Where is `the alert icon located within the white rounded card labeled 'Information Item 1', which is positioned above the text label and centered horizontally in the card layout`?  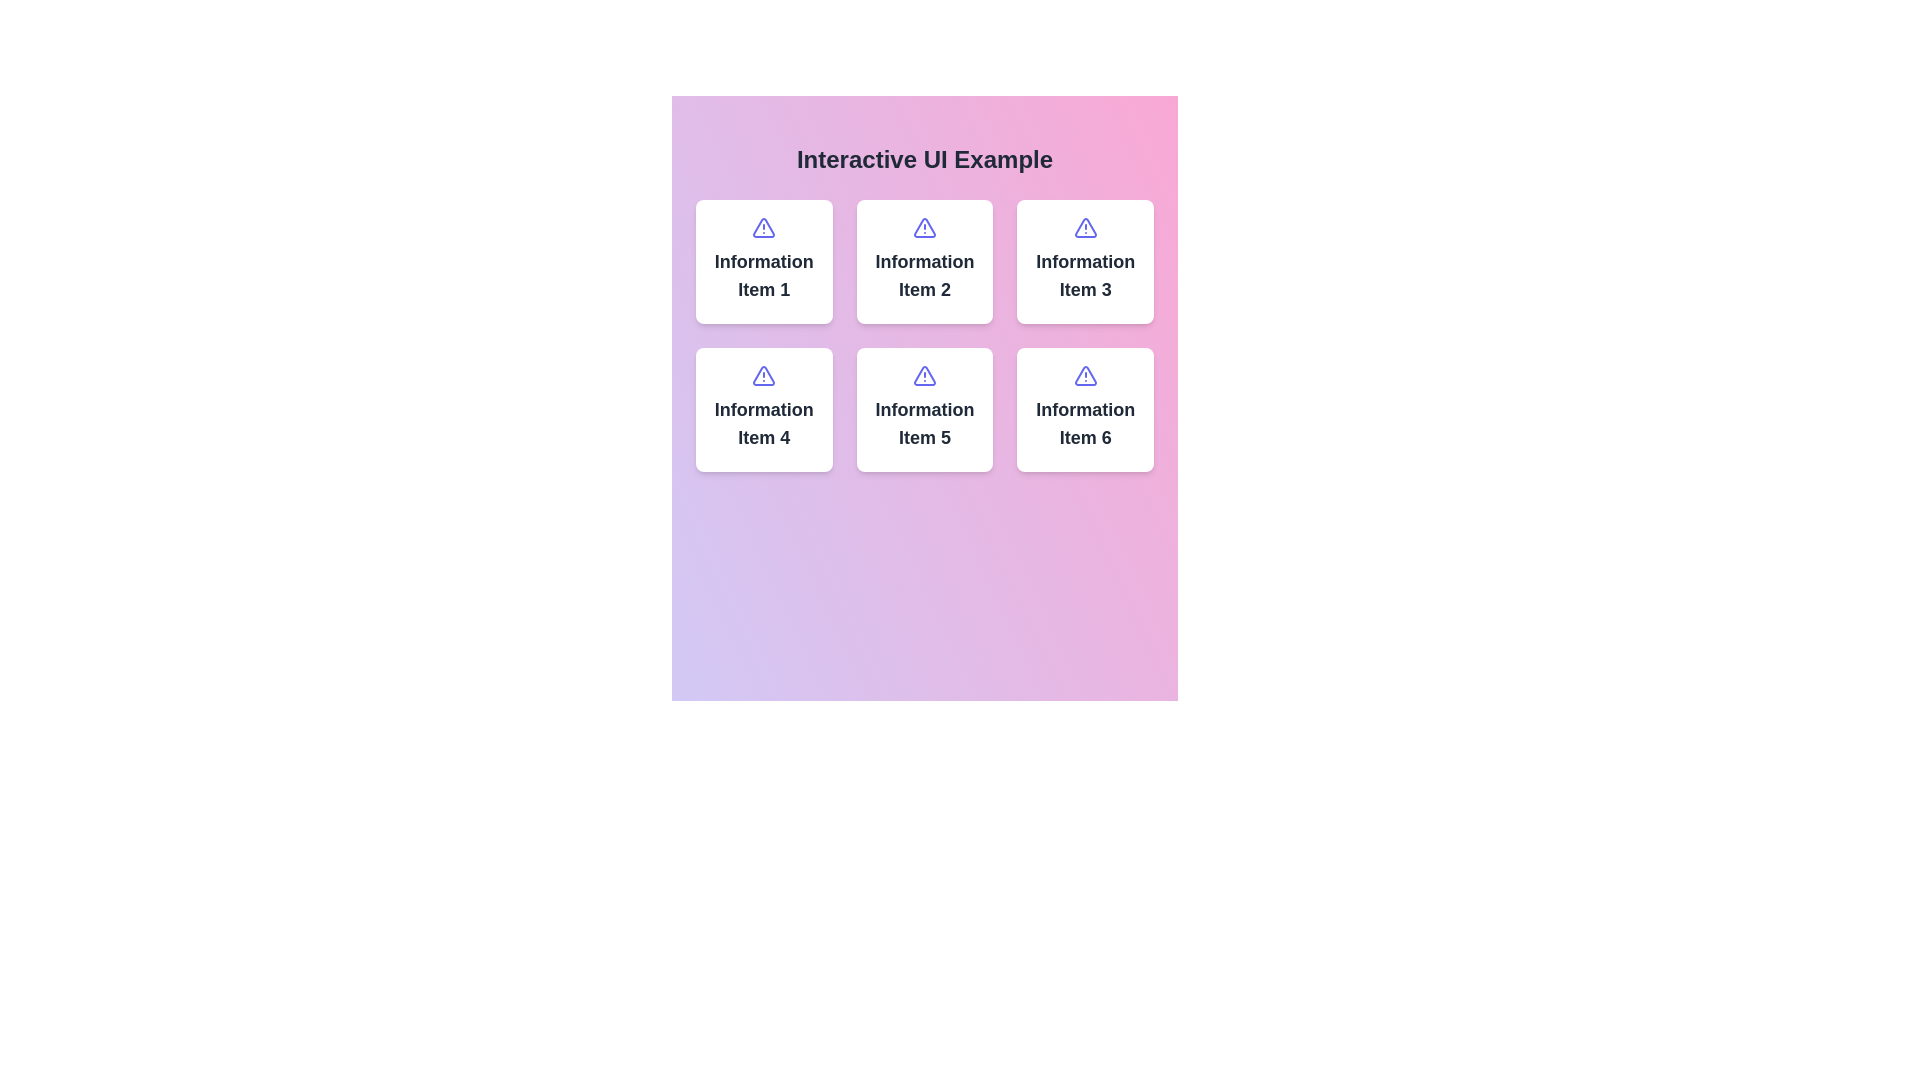
the alert icon located within the white rounded card labeled 'Information Item 1', which is positioned above the text label and centered horizontally in the card layout is located at coordinates (763, 226).